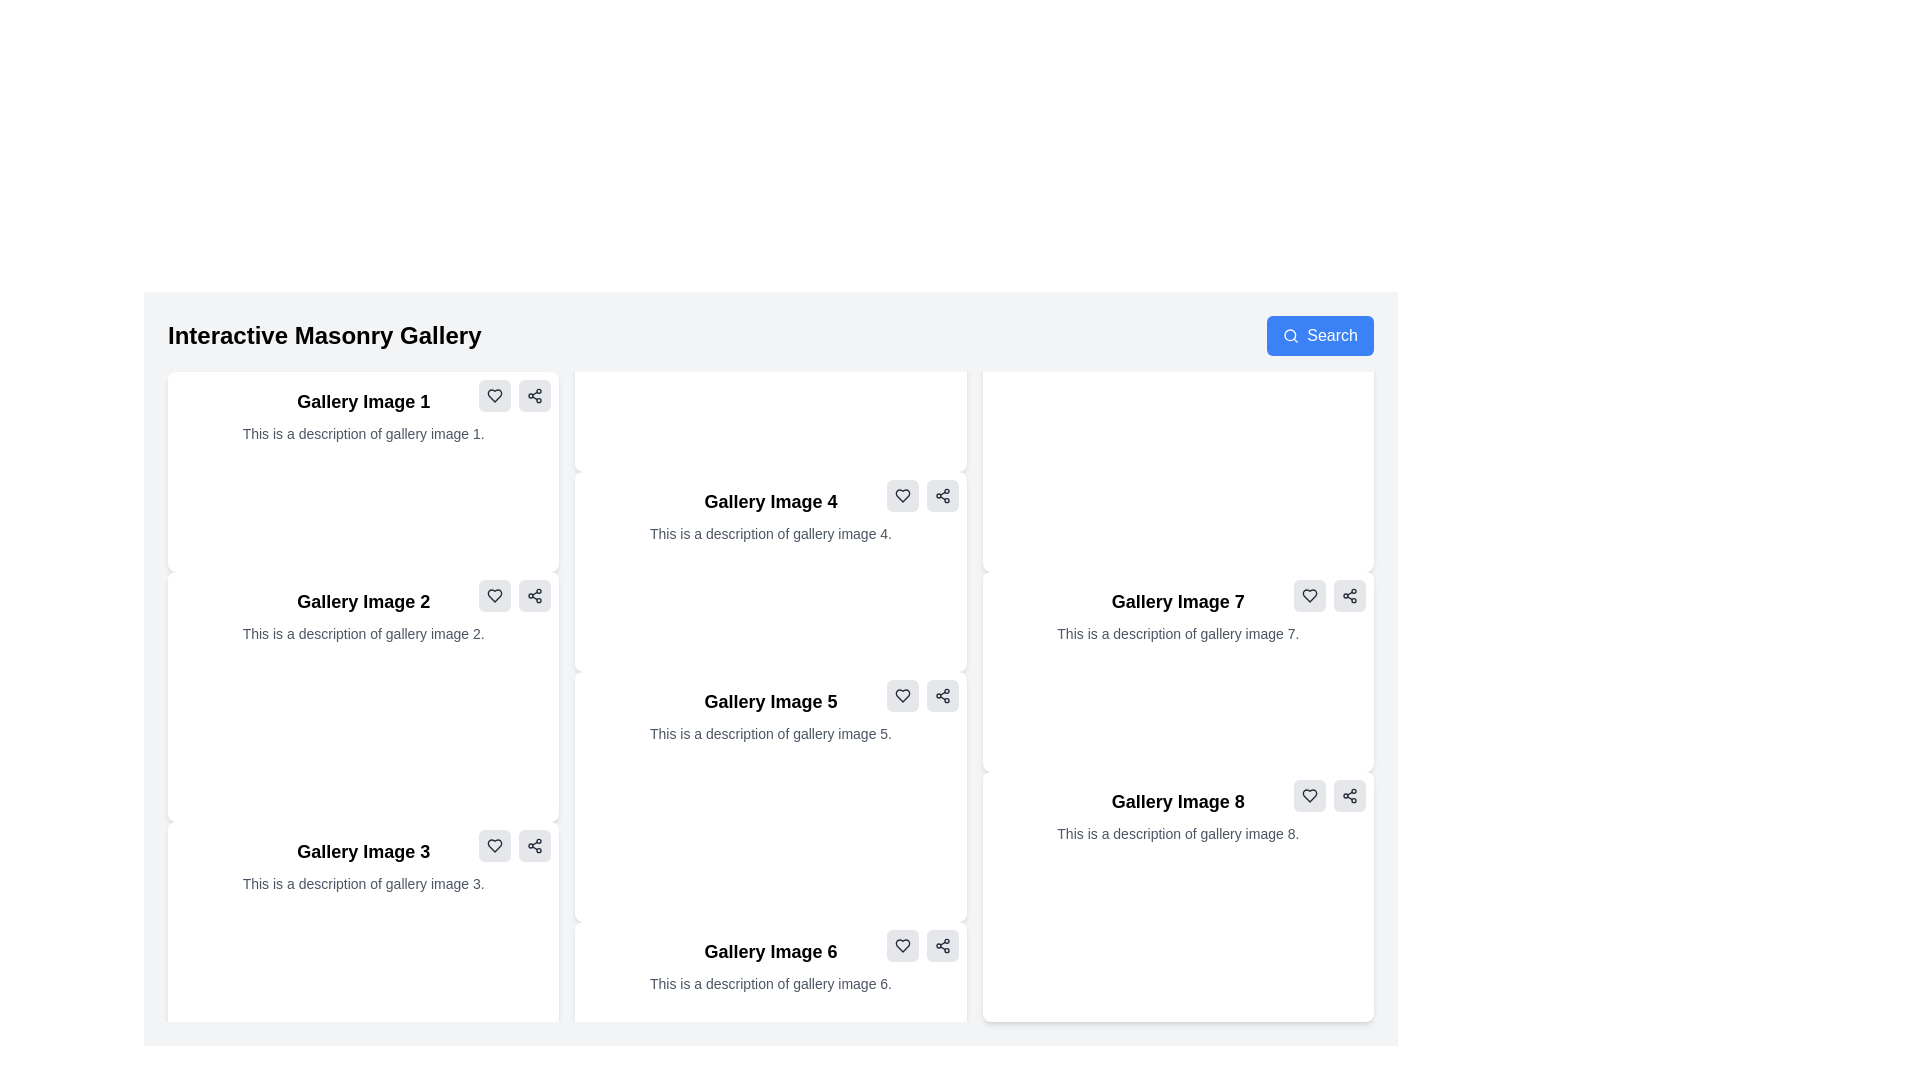 The width and height of the screenshot is (1920, 1080). What do you see at coordinates (363, 865) in the screenshot?
I see `the adjacent buttons` at bounding box center [363, 865].